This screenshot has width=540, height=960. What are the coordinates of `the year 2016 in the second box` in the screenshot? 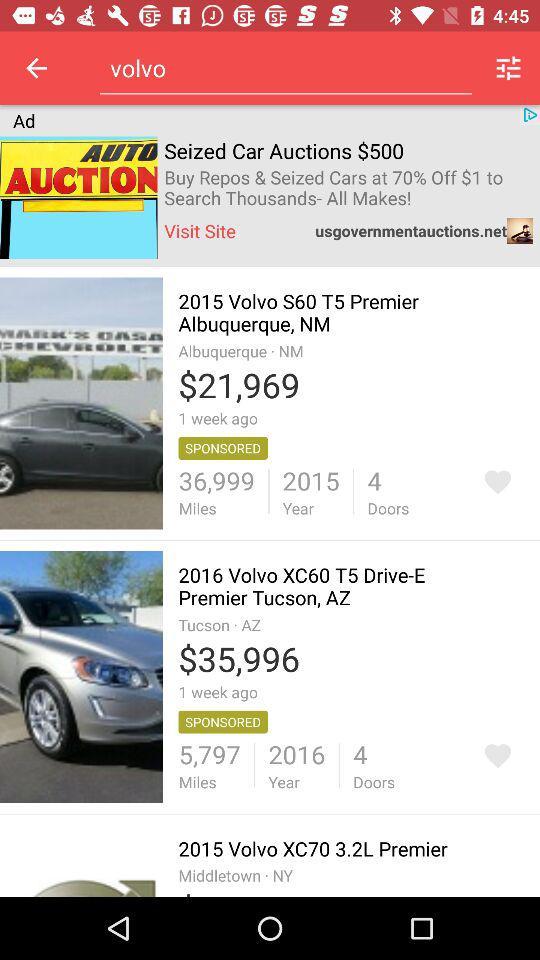 It's located at (296, 764).